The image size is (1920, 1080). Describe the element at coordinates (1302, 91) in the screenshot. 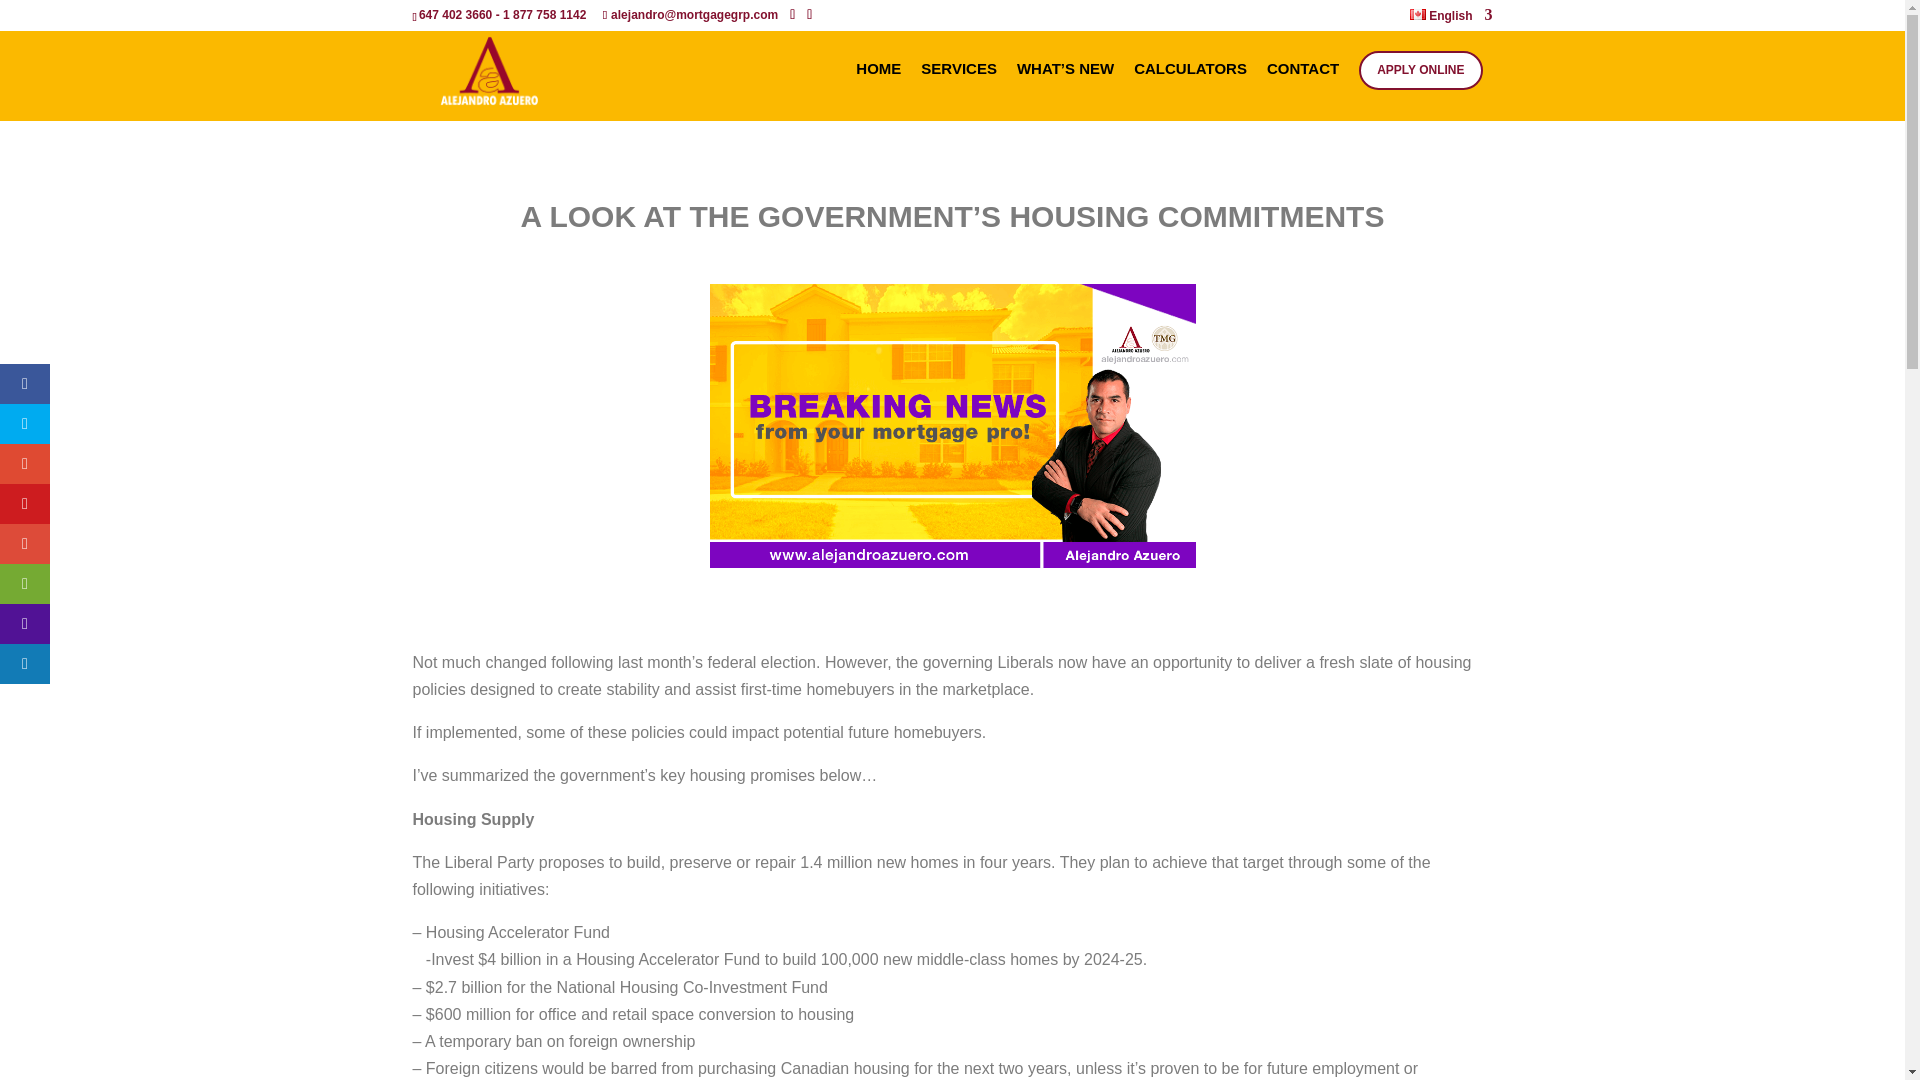

I see `'CONTACT'` at that location.